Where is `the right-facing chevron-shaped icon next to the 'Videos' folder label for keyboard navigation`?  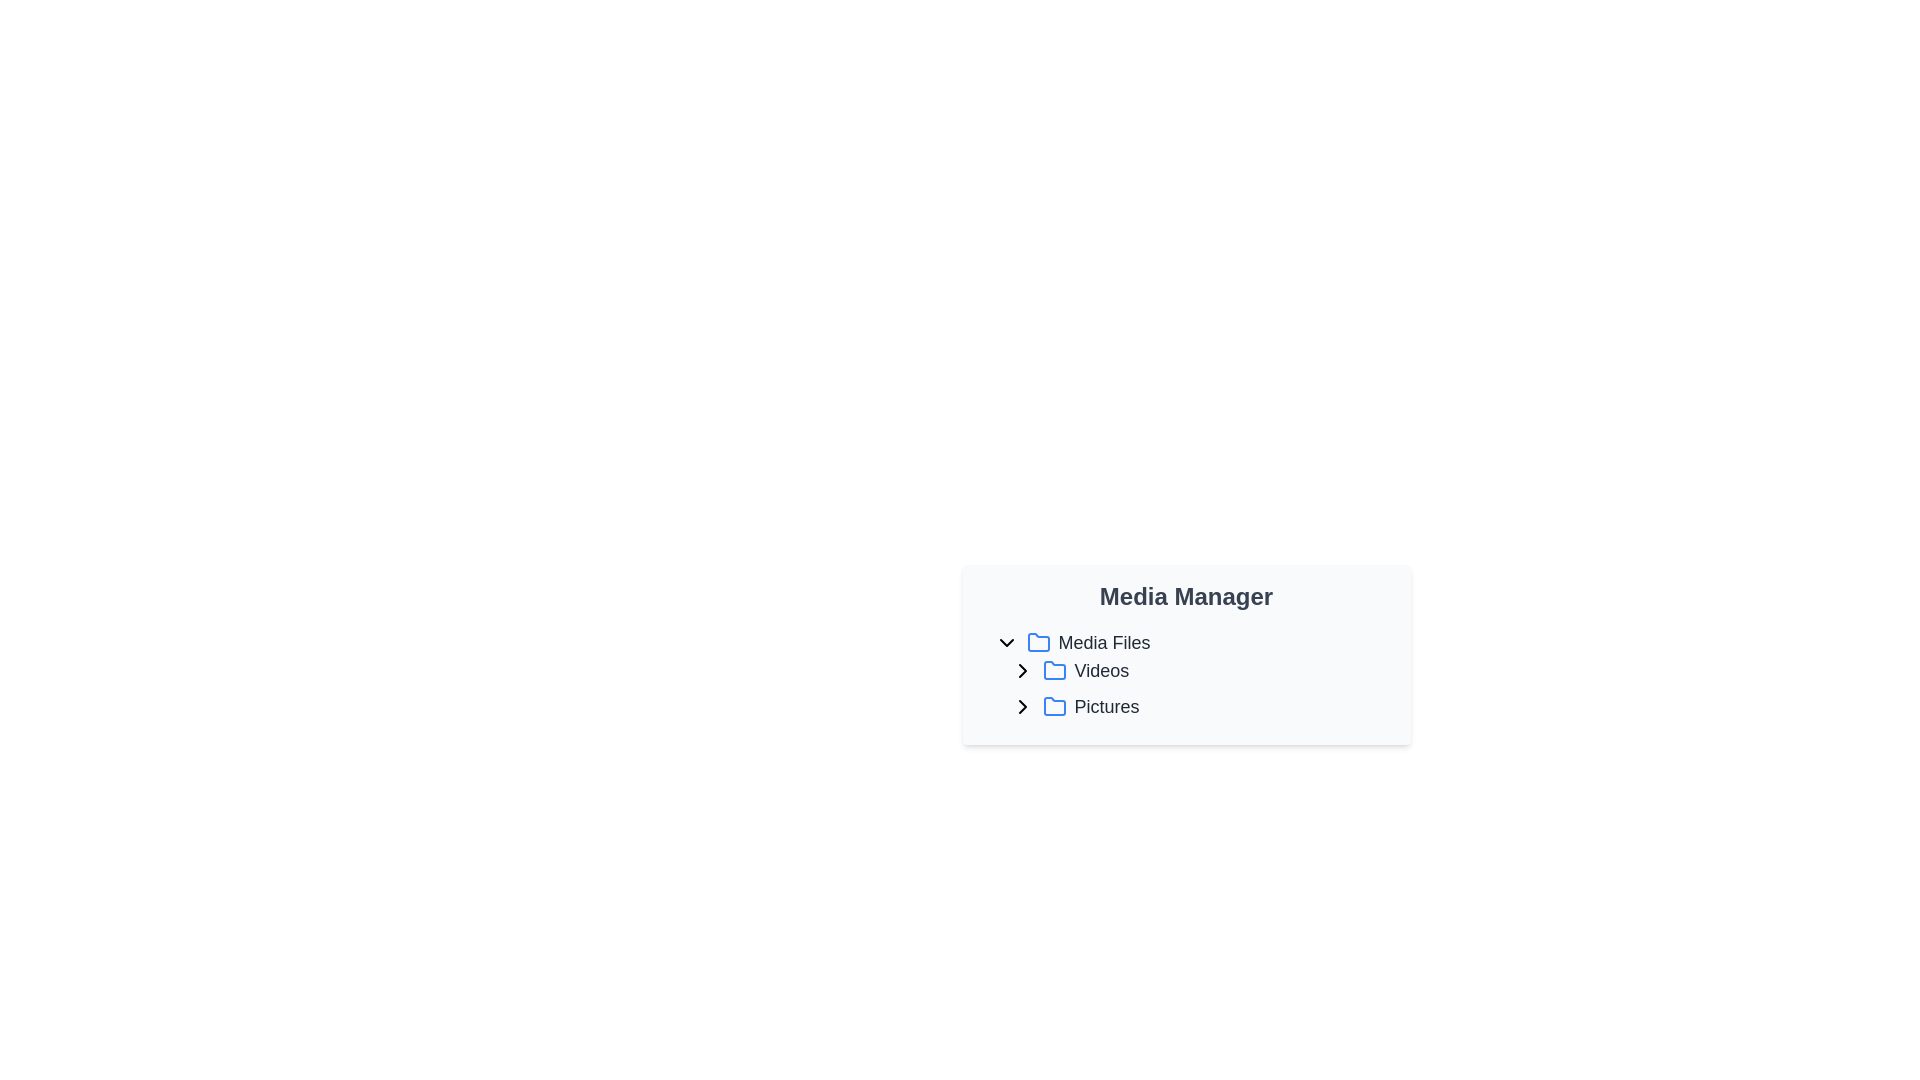 the right-facing chevron-shaped icon next to the 'Videos' folder label for keyboard navigation is located at coordinates (1022, 671).